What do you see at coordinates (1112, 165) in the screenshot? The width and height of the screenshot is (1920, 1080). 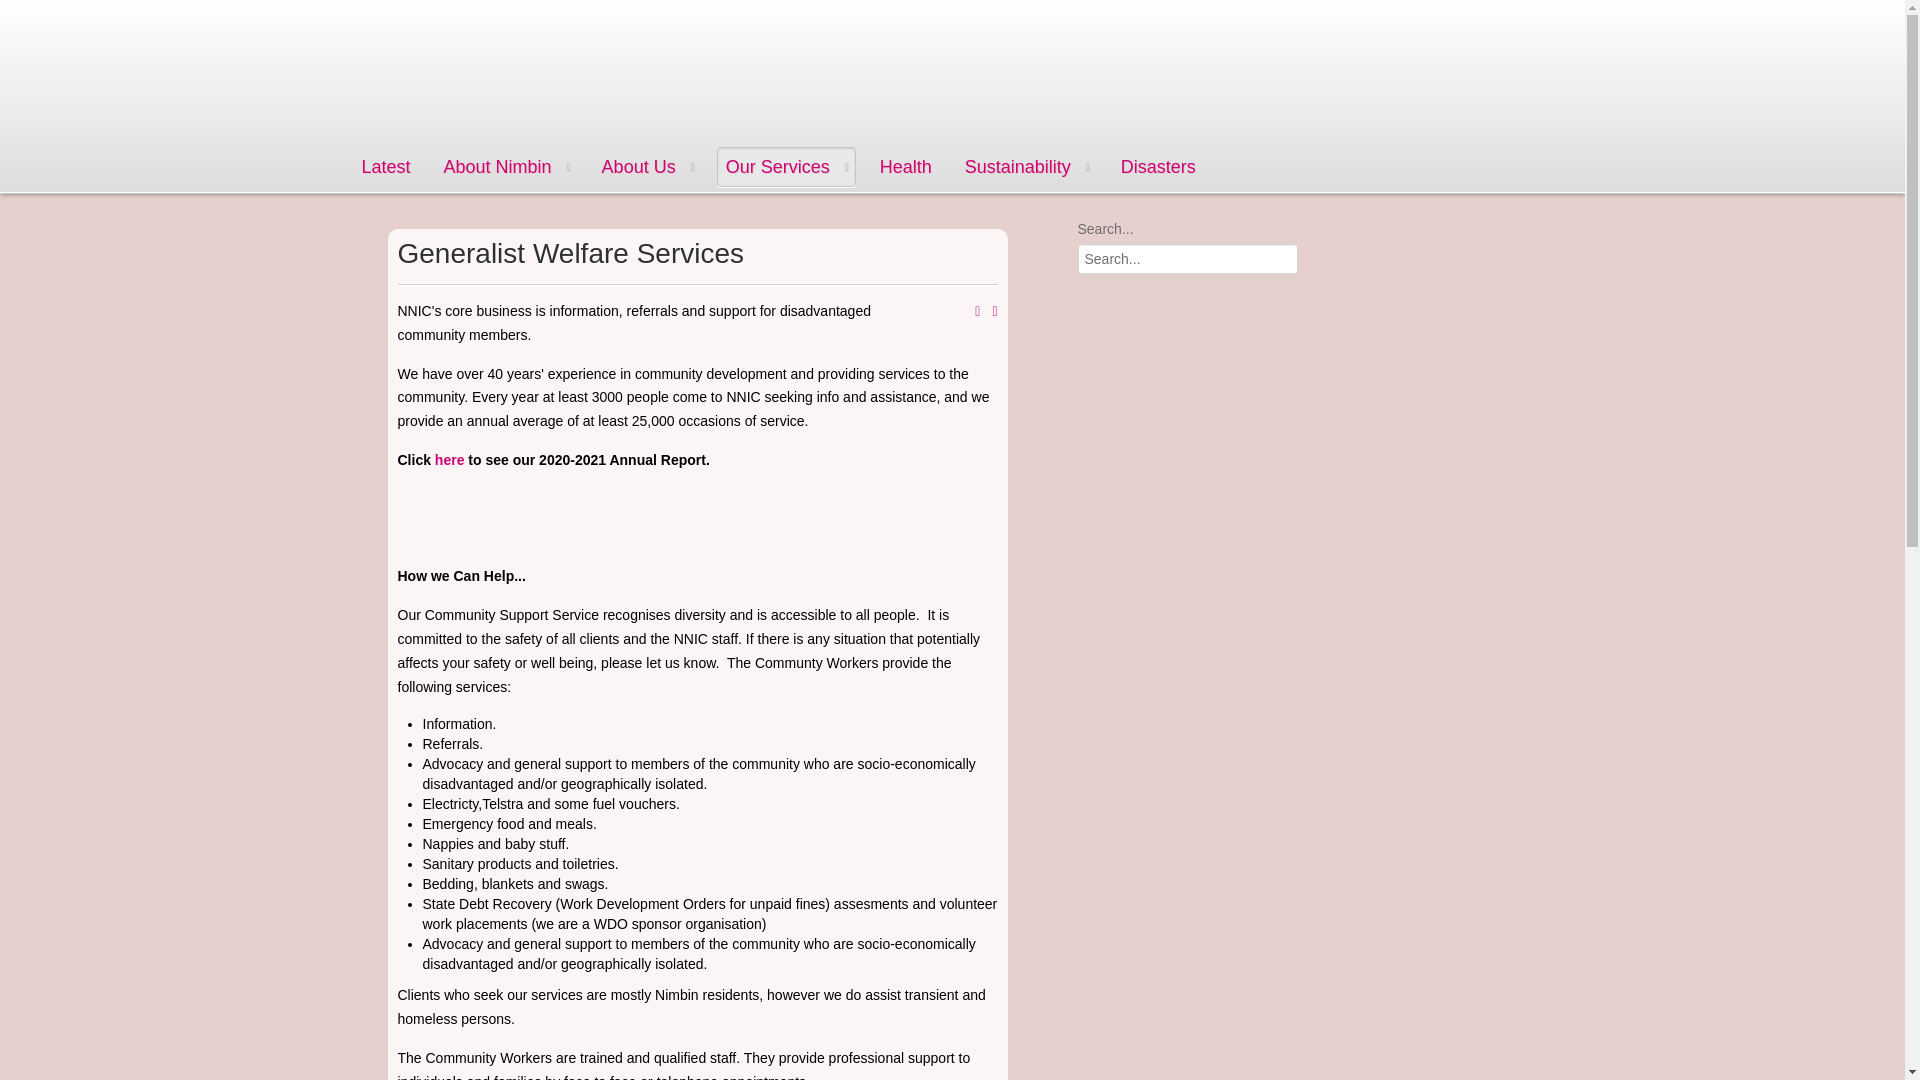 I see `'Disasters'` at bounding box center [1112, 165].